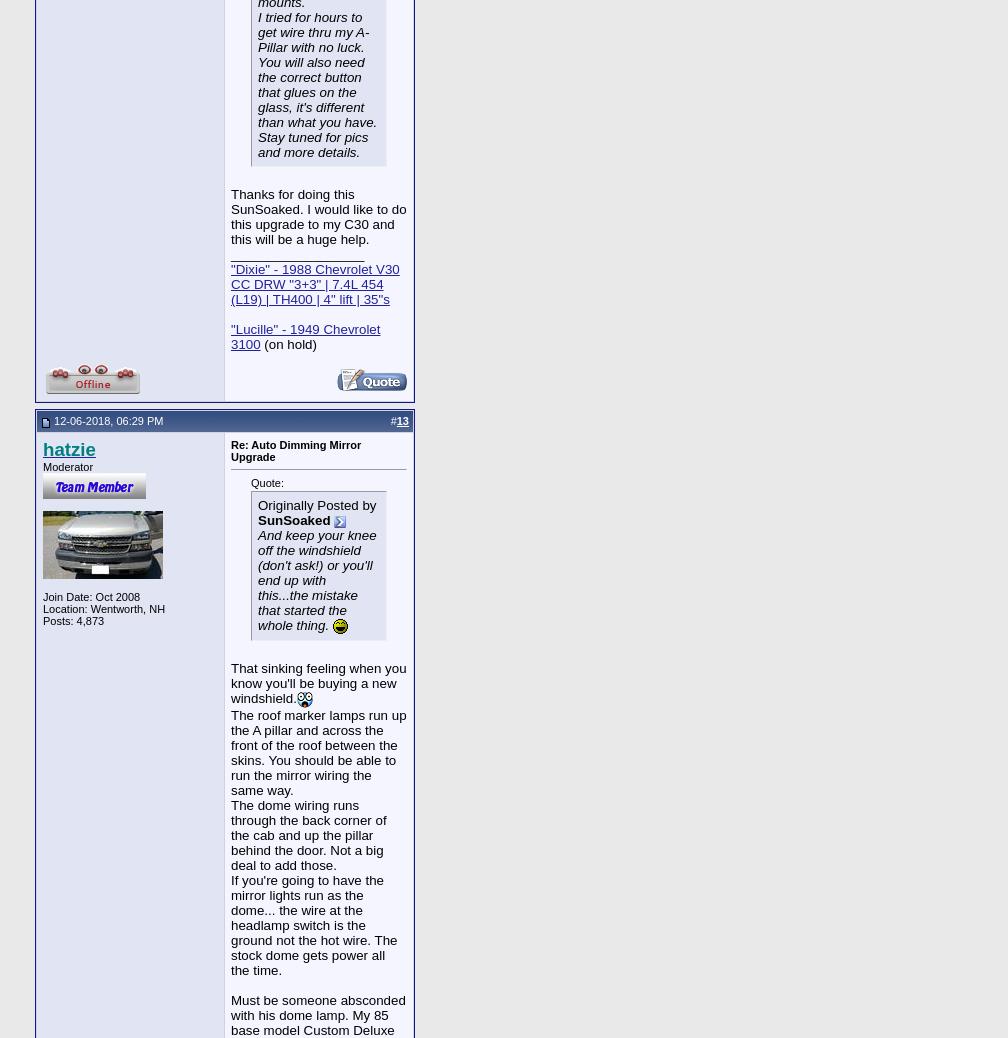 The height and width of the screenshot is (1038, 1008). Describe the element at coordinates (317, 579) in the screenshot. I see `'And keep your knee off  the windshield (don't ask!) or you'll end up with this...the mistake that started the whole thing.'` at that location.